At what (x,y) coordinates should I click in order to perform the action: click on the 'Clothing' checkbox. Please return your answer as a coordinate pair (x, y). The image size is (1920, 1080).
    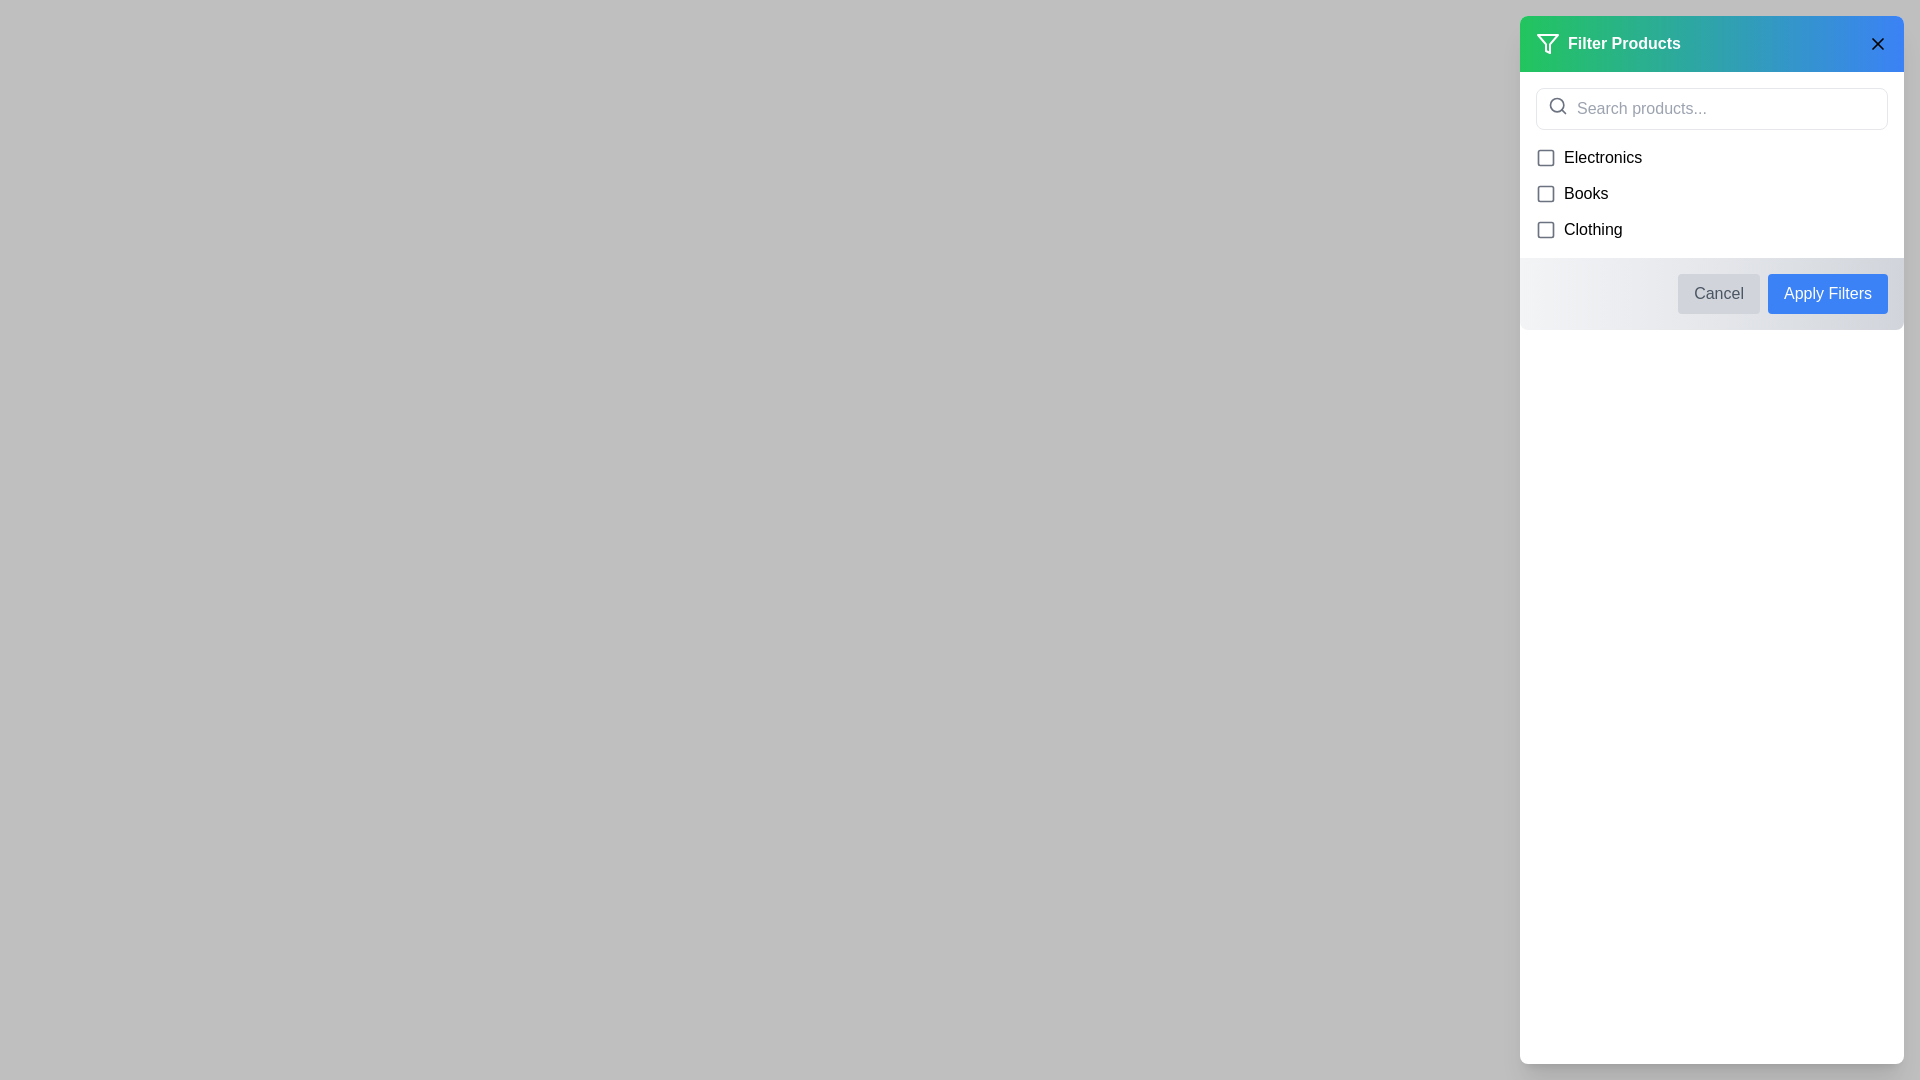
    Looking at the image, I should click on (1711, 229).